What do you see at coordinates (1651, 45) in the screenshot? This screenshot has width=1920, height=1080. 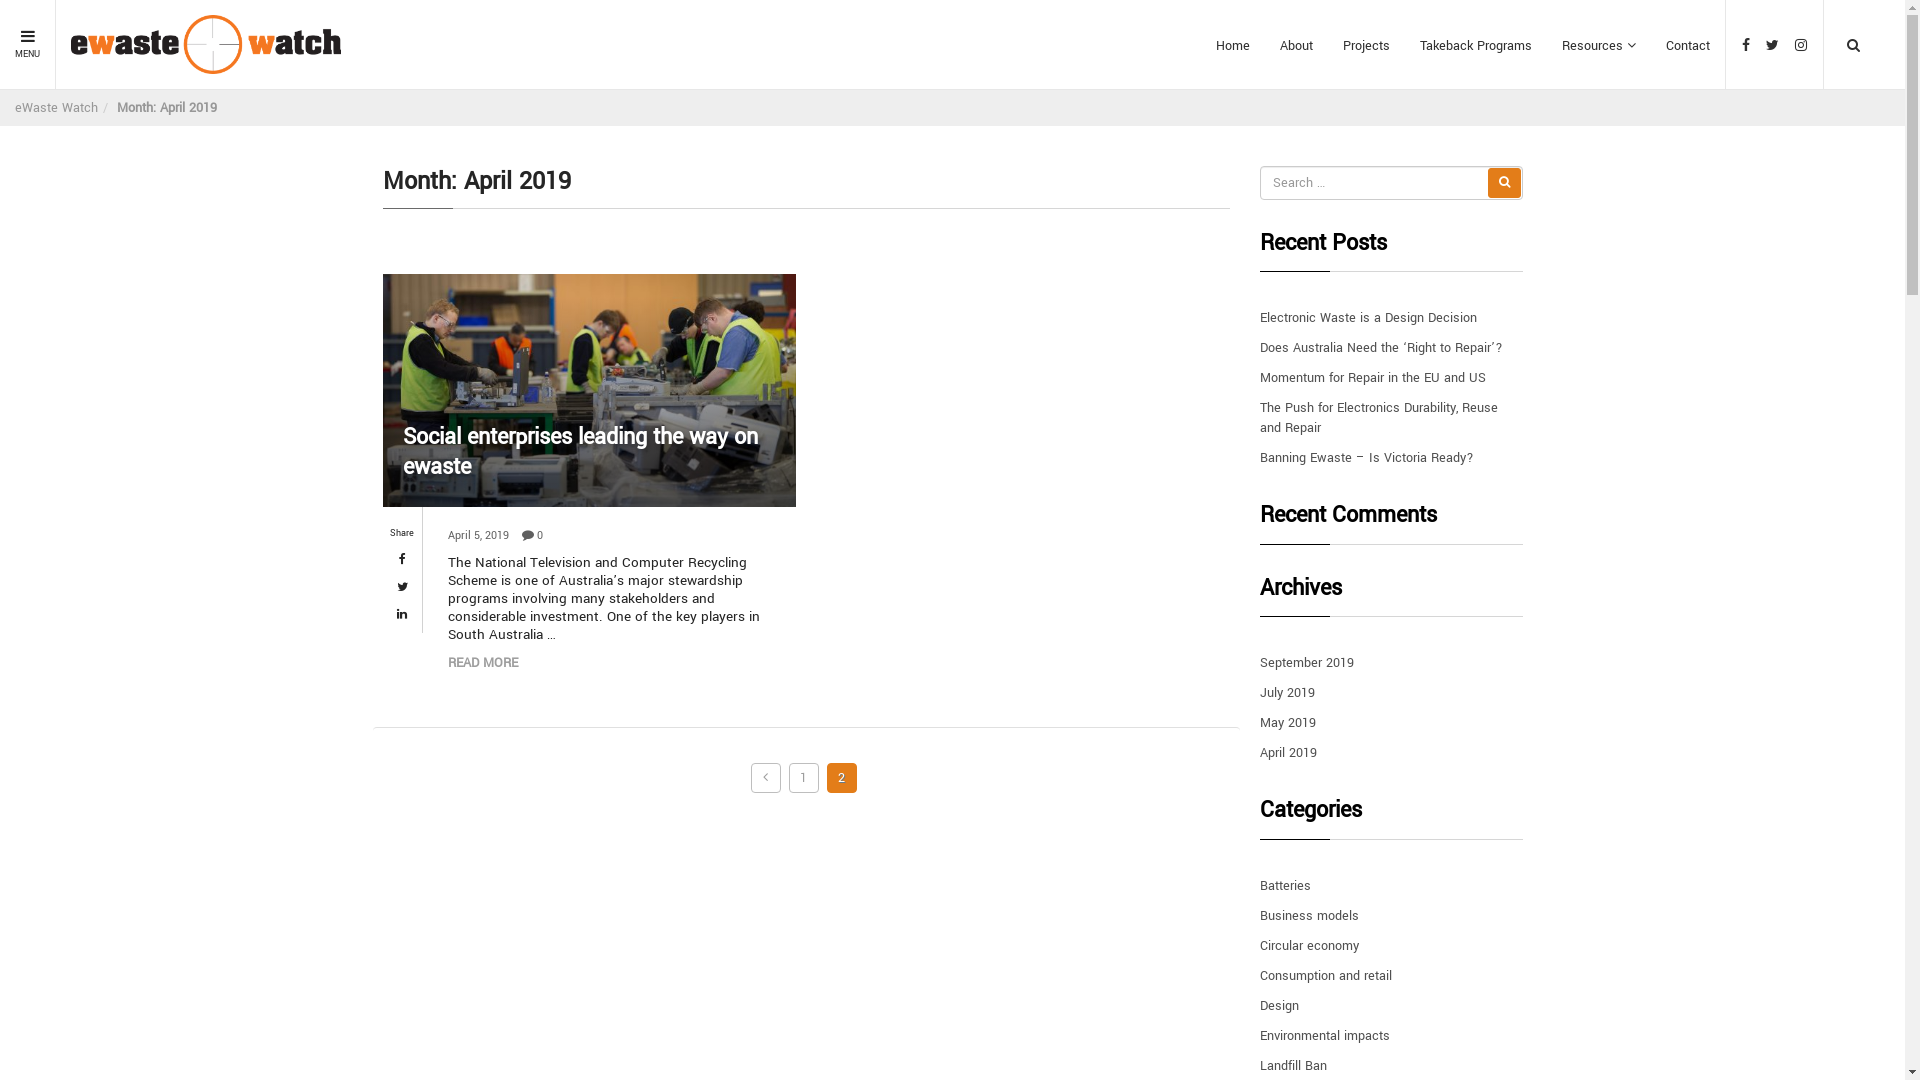 I see `'Contact'` at bounding box center [1651, 45].